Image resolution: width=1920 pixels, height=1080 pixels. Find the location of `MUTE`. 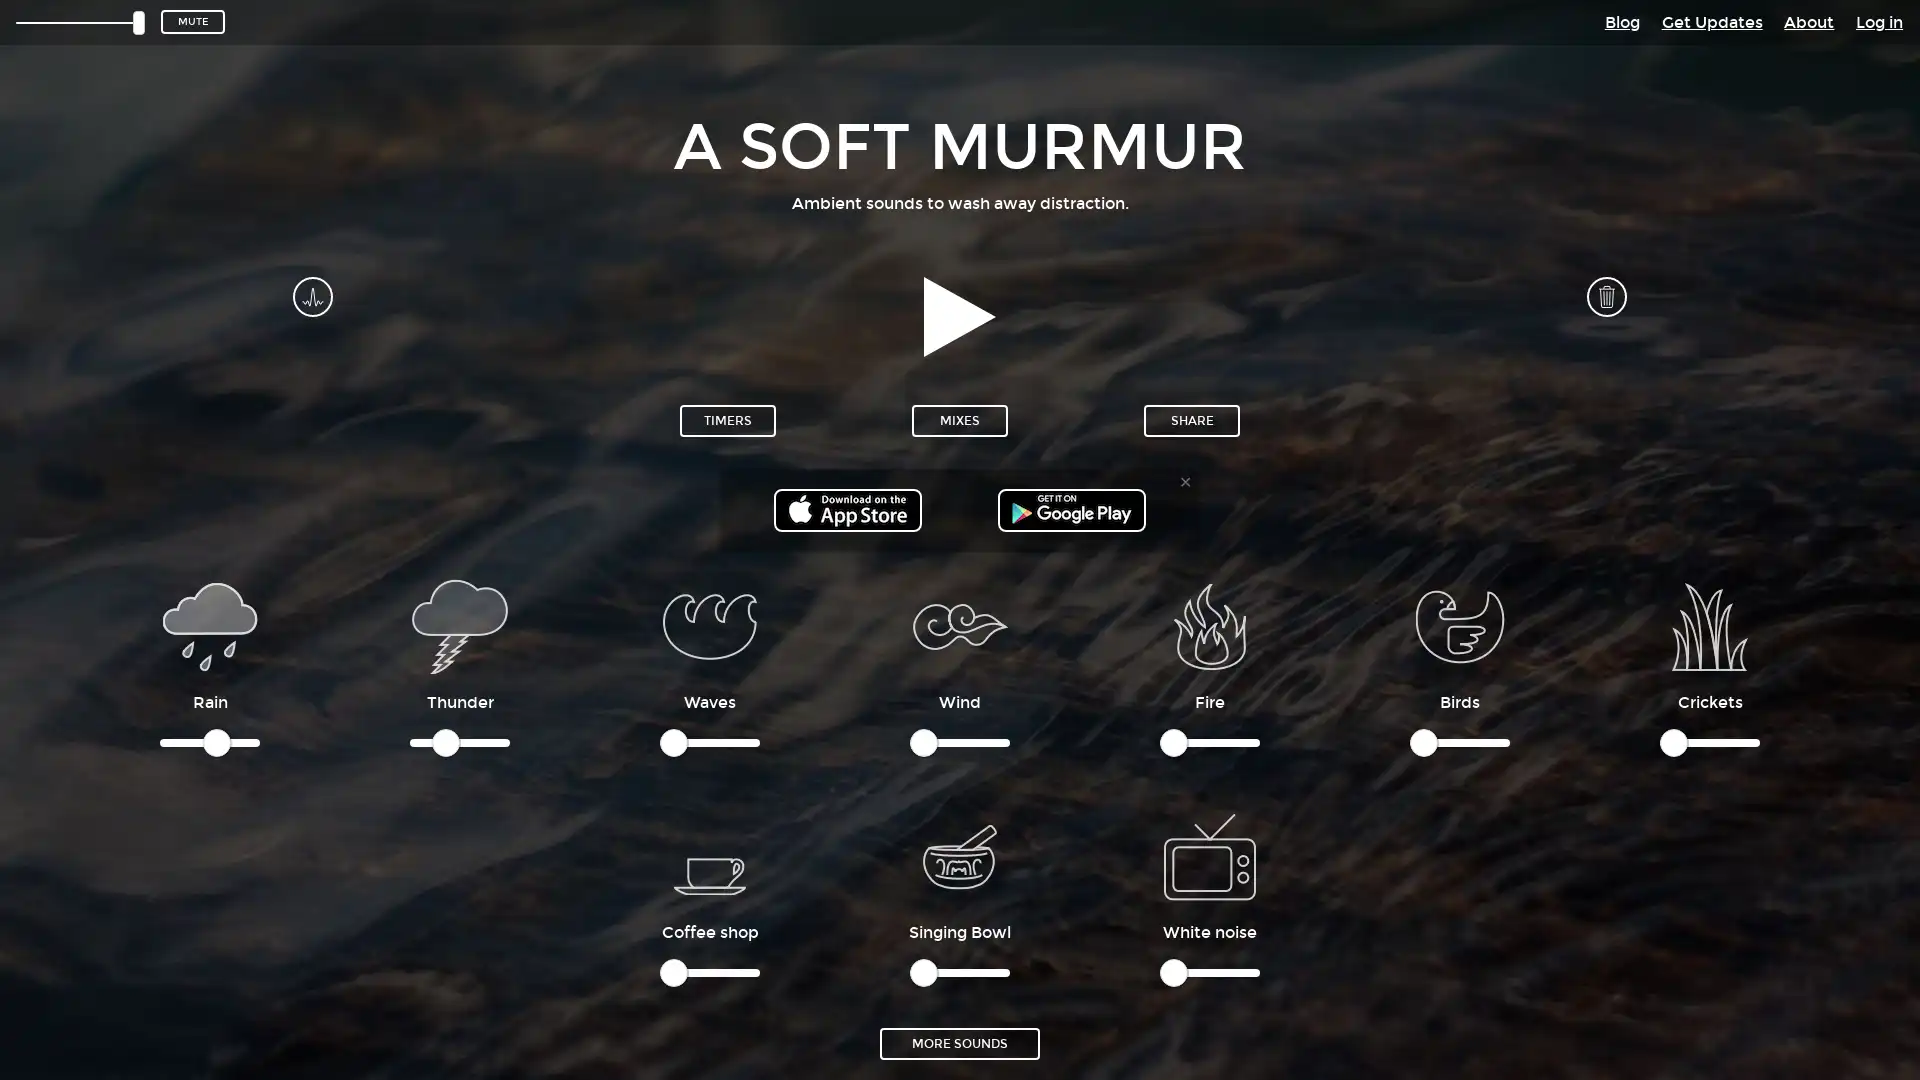

MUTE is located at coordinates (192, 22).